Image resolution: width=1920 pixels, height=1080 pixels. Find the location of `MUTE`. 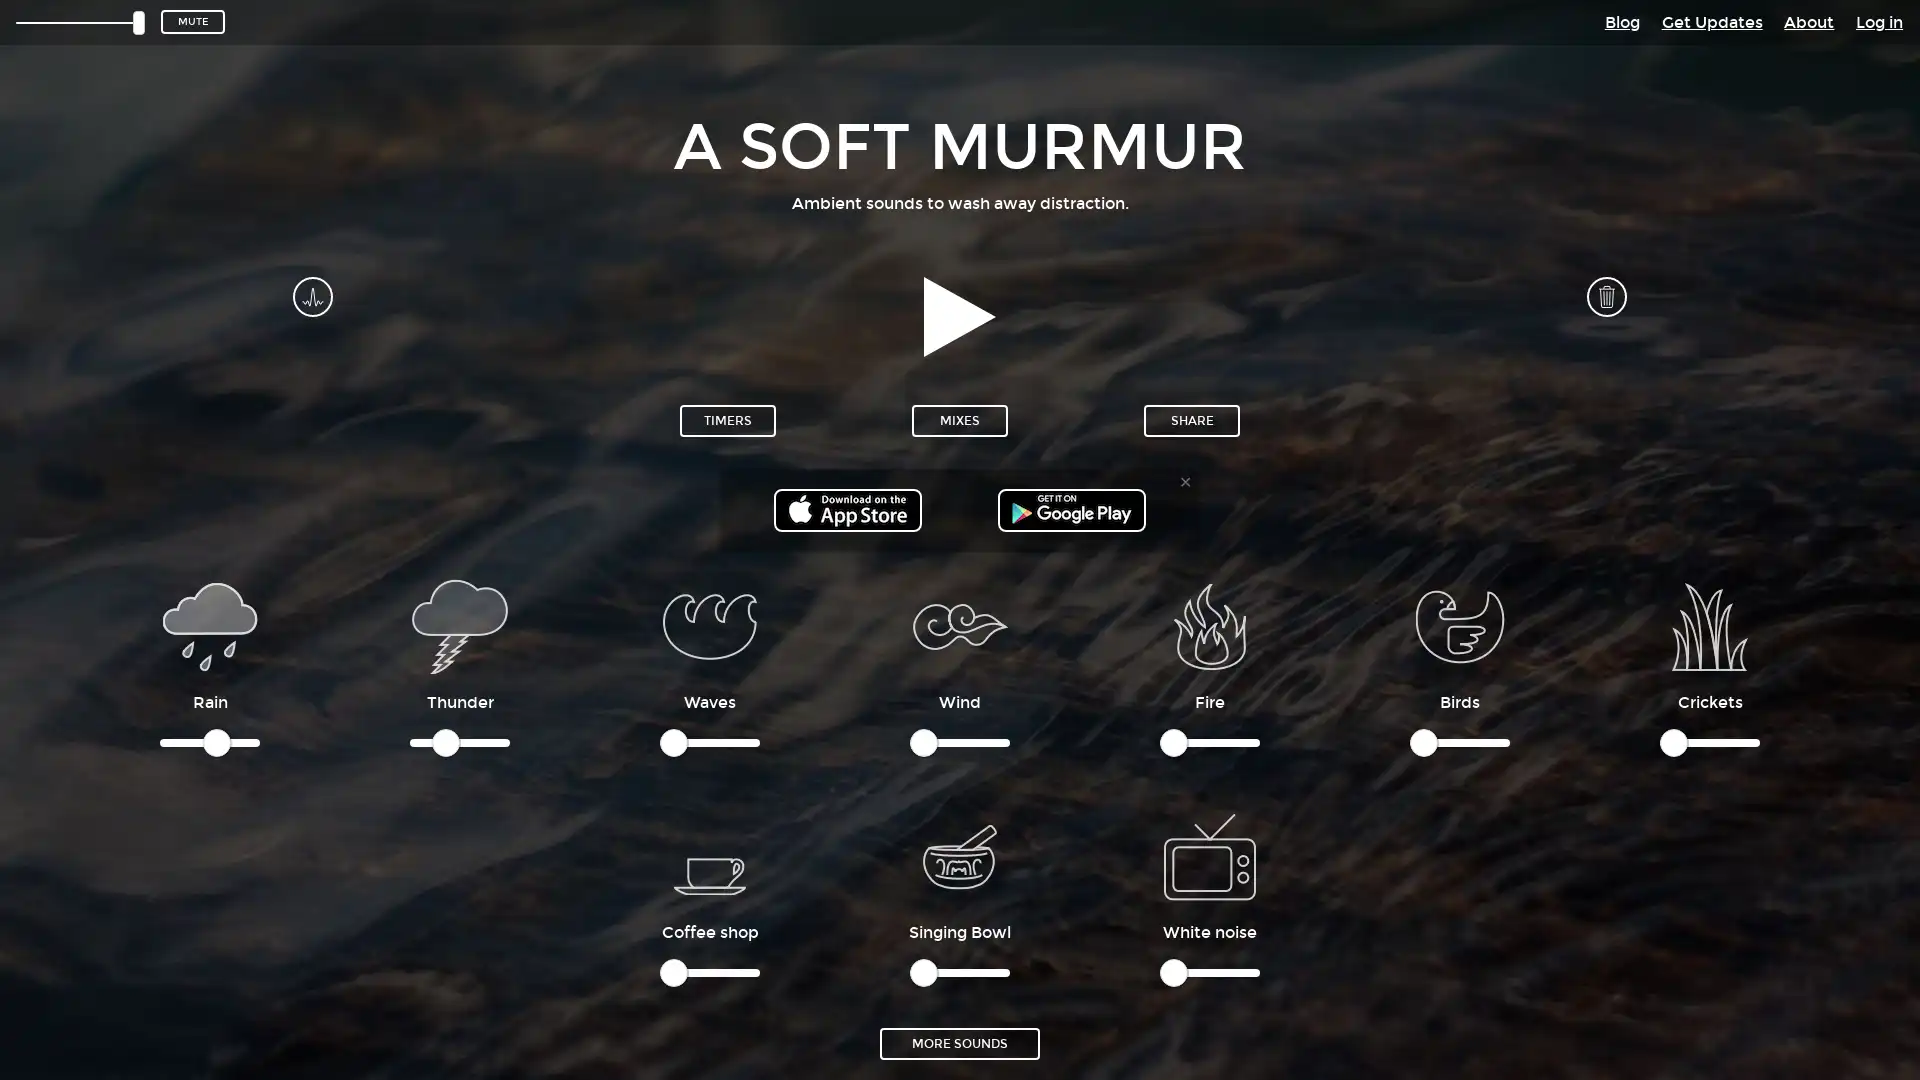

MUTE is located at coordinates (192, 22).